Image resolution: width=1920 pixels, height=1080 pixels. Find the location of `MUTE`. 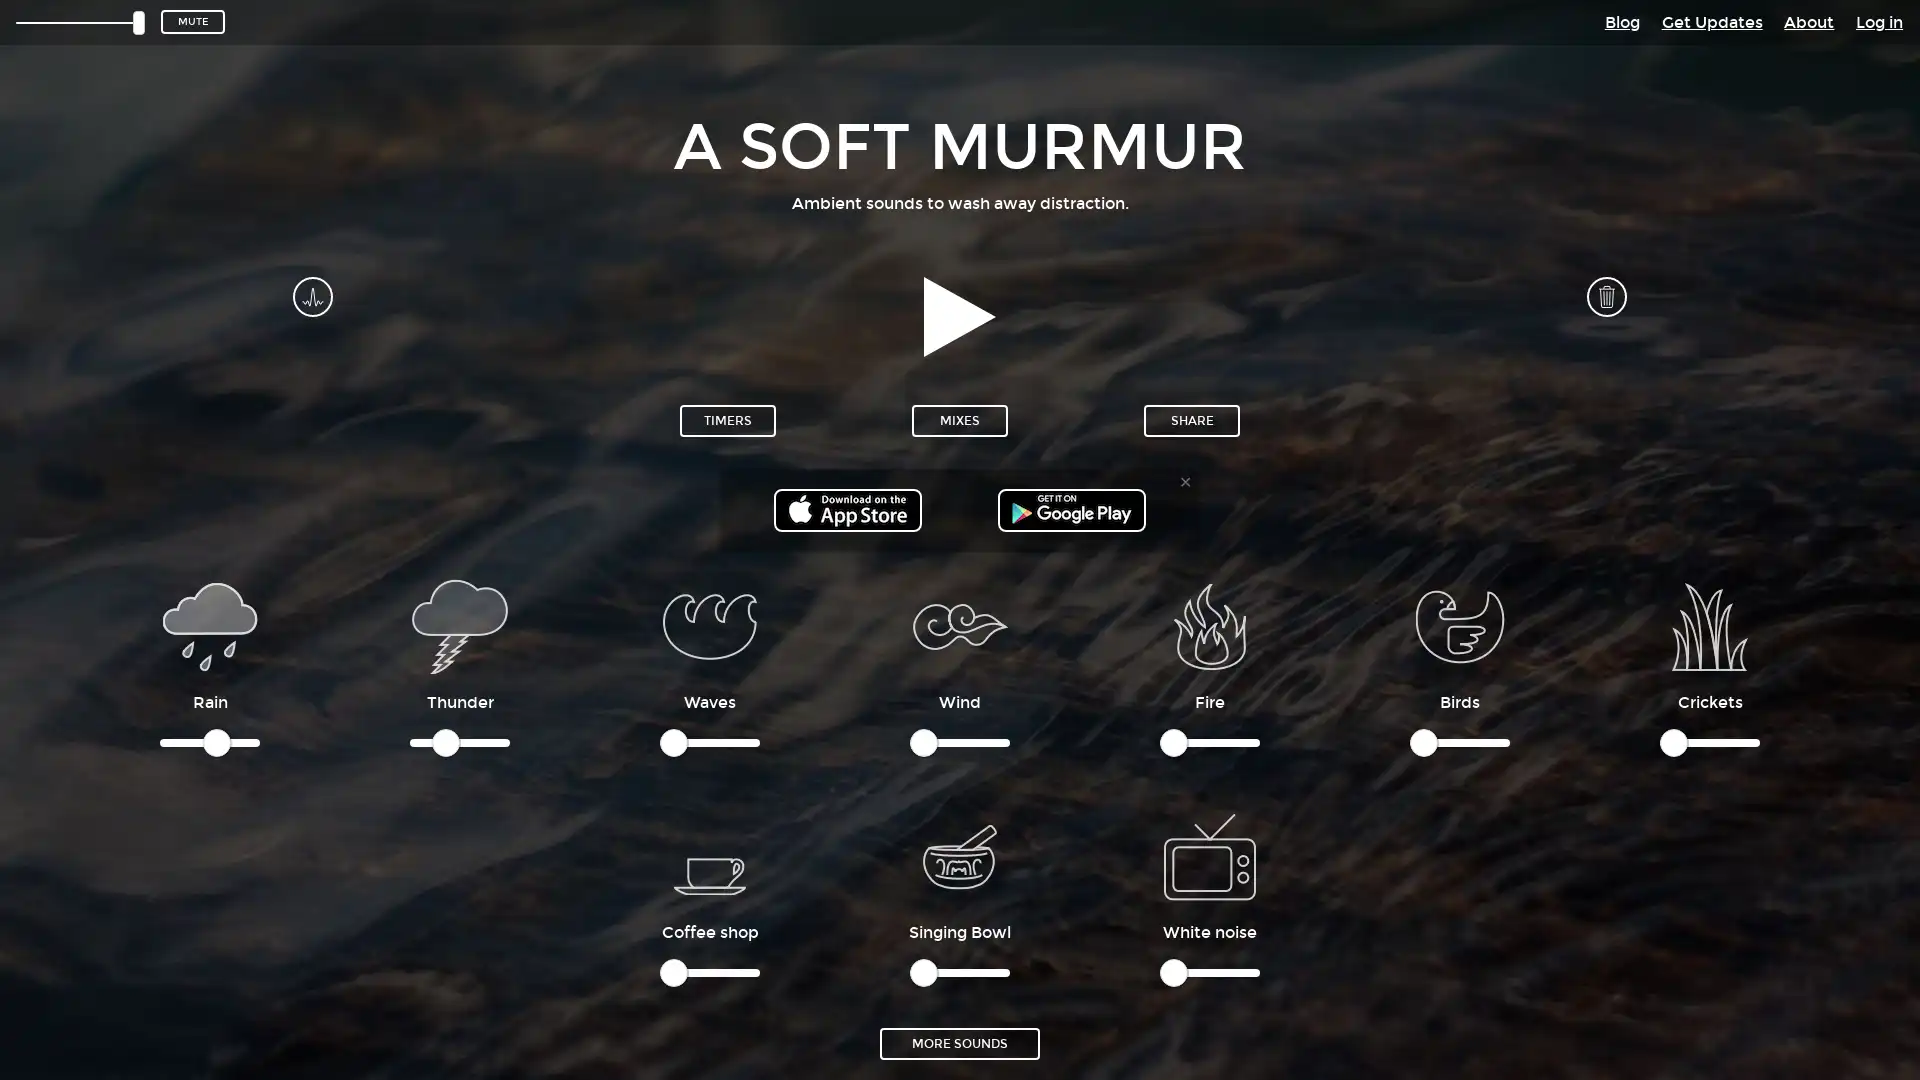

MUTE is located at coordinates (192, 22).